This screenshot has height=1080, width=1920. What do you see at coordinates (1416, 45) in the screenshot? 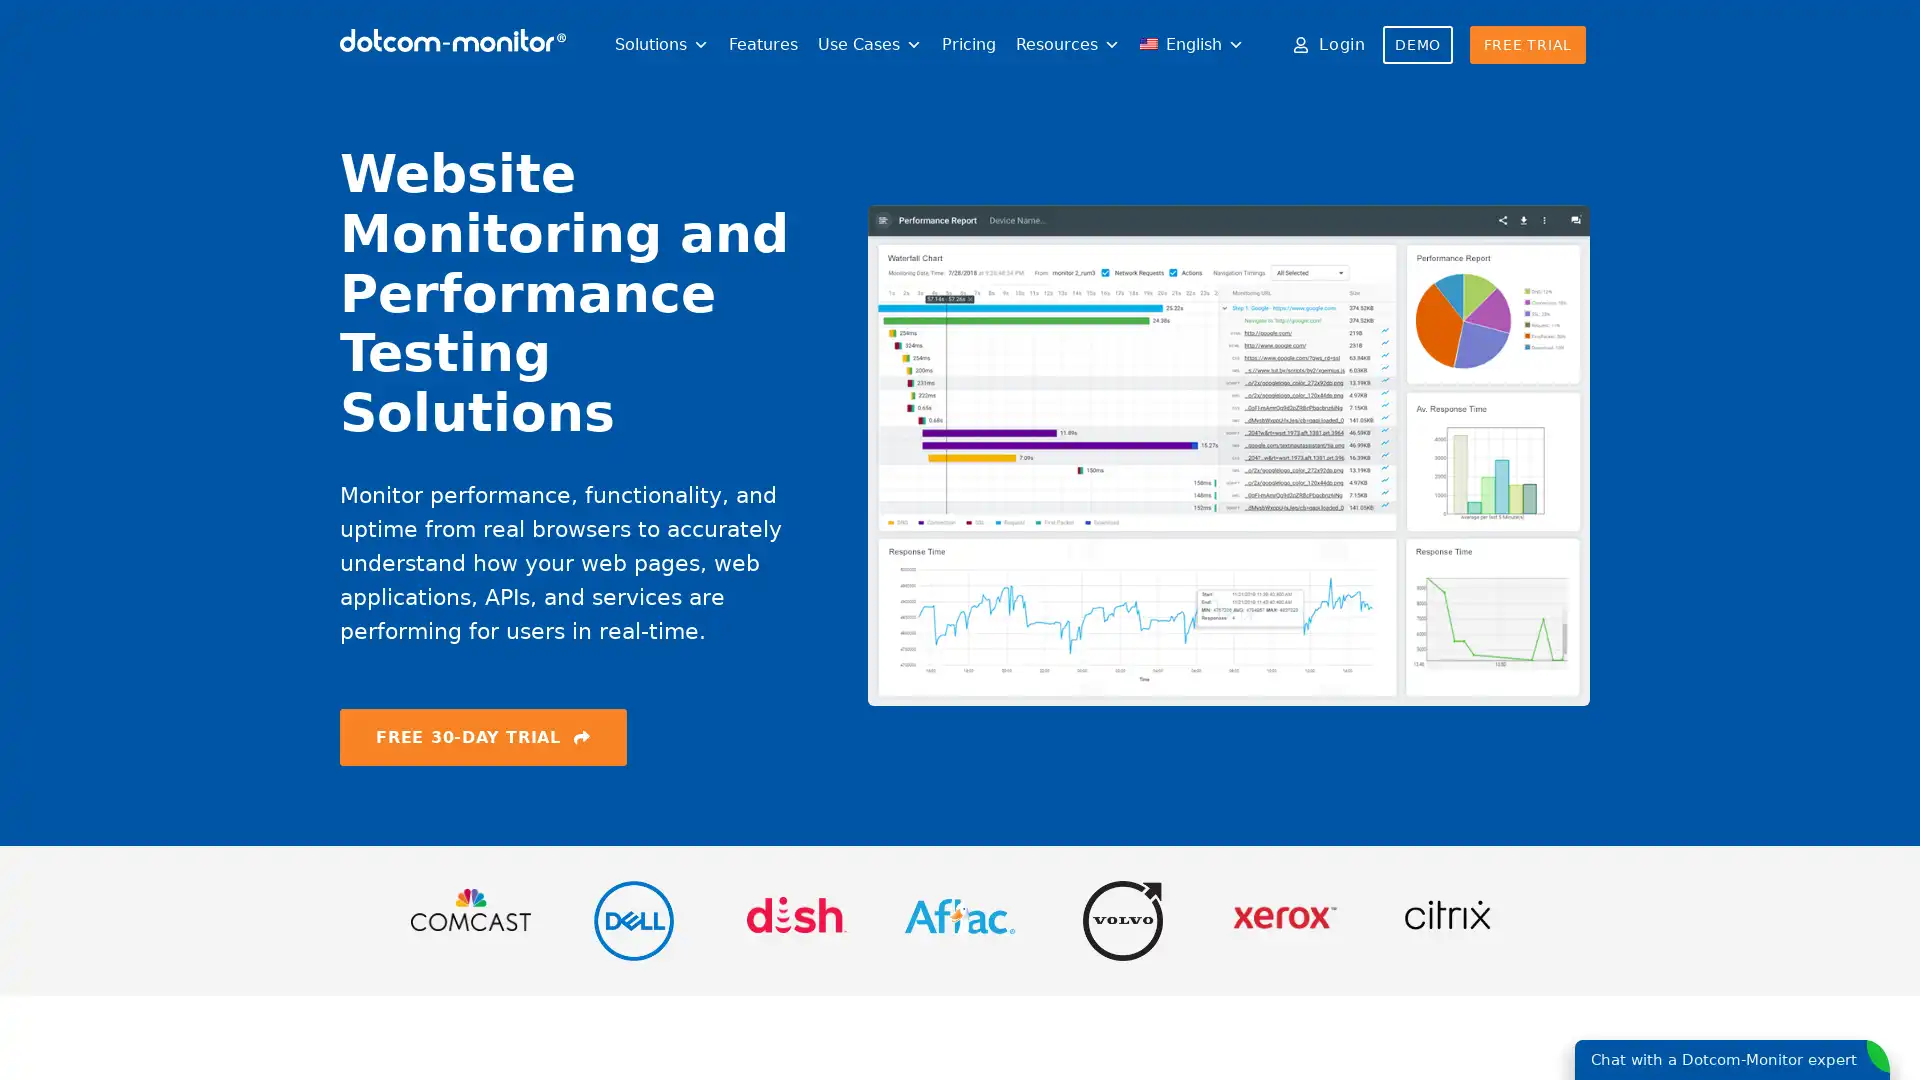
I see `DEMO` at bounding box center [1416, 45].